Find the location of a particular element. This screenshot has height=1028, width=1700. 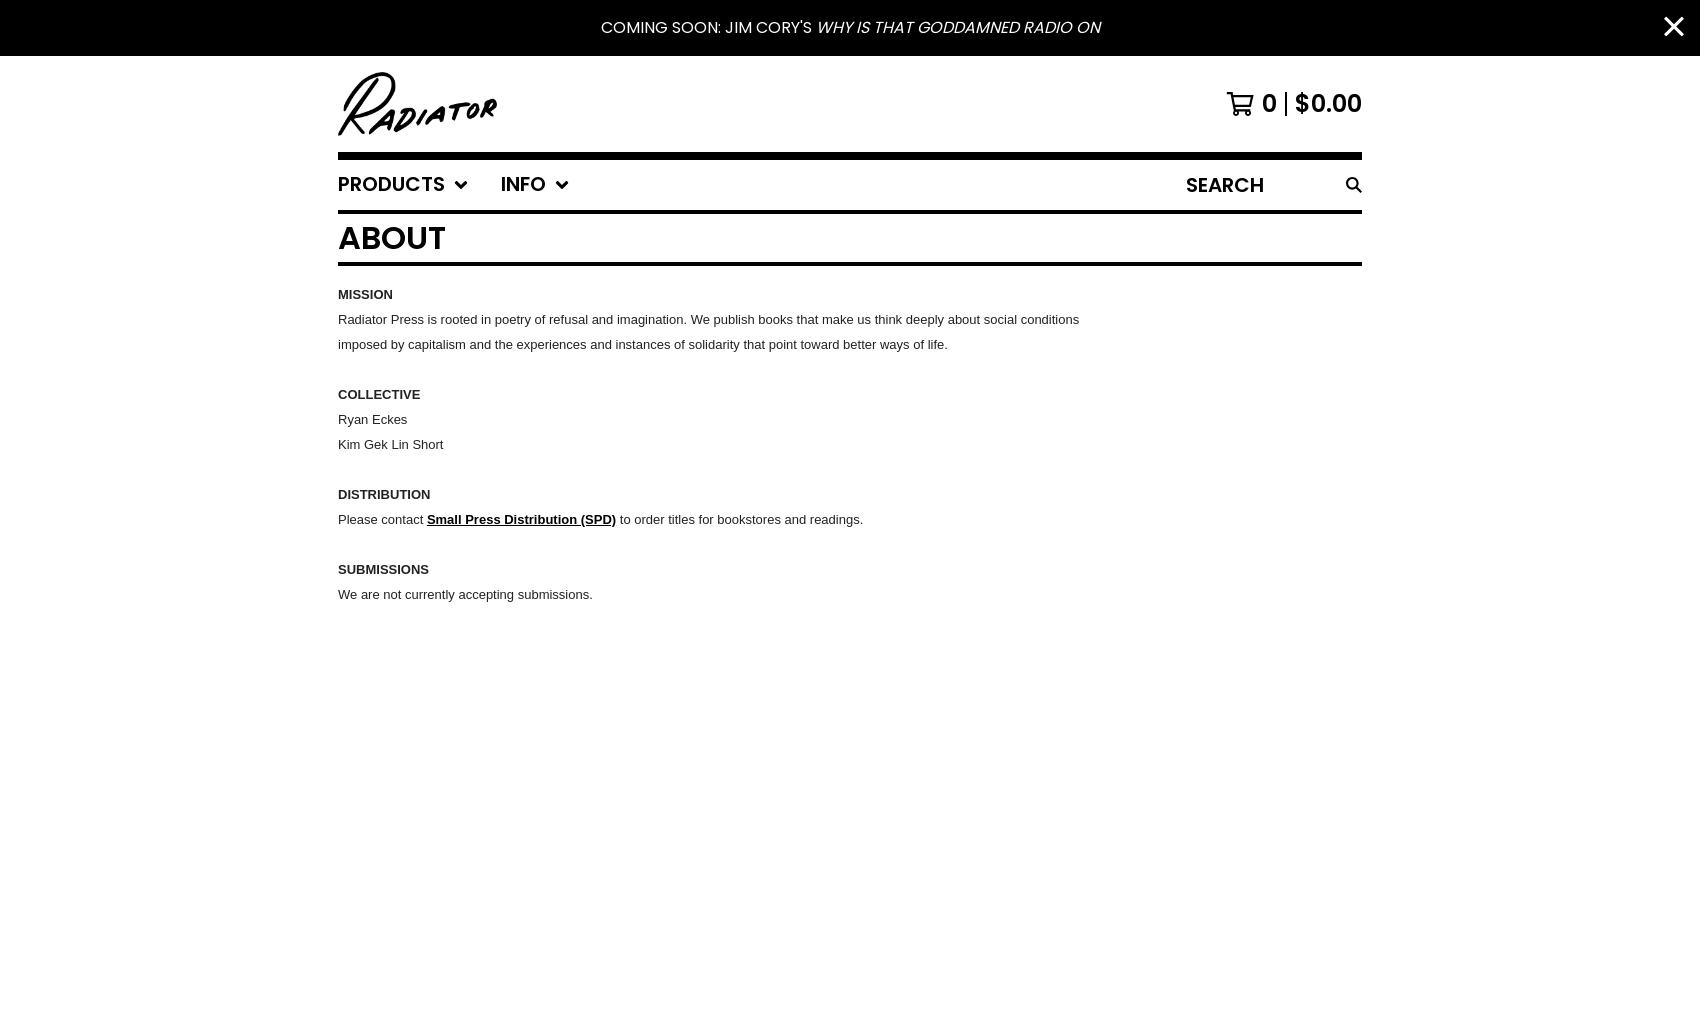

'Products' is located at coordinates (390, 184).